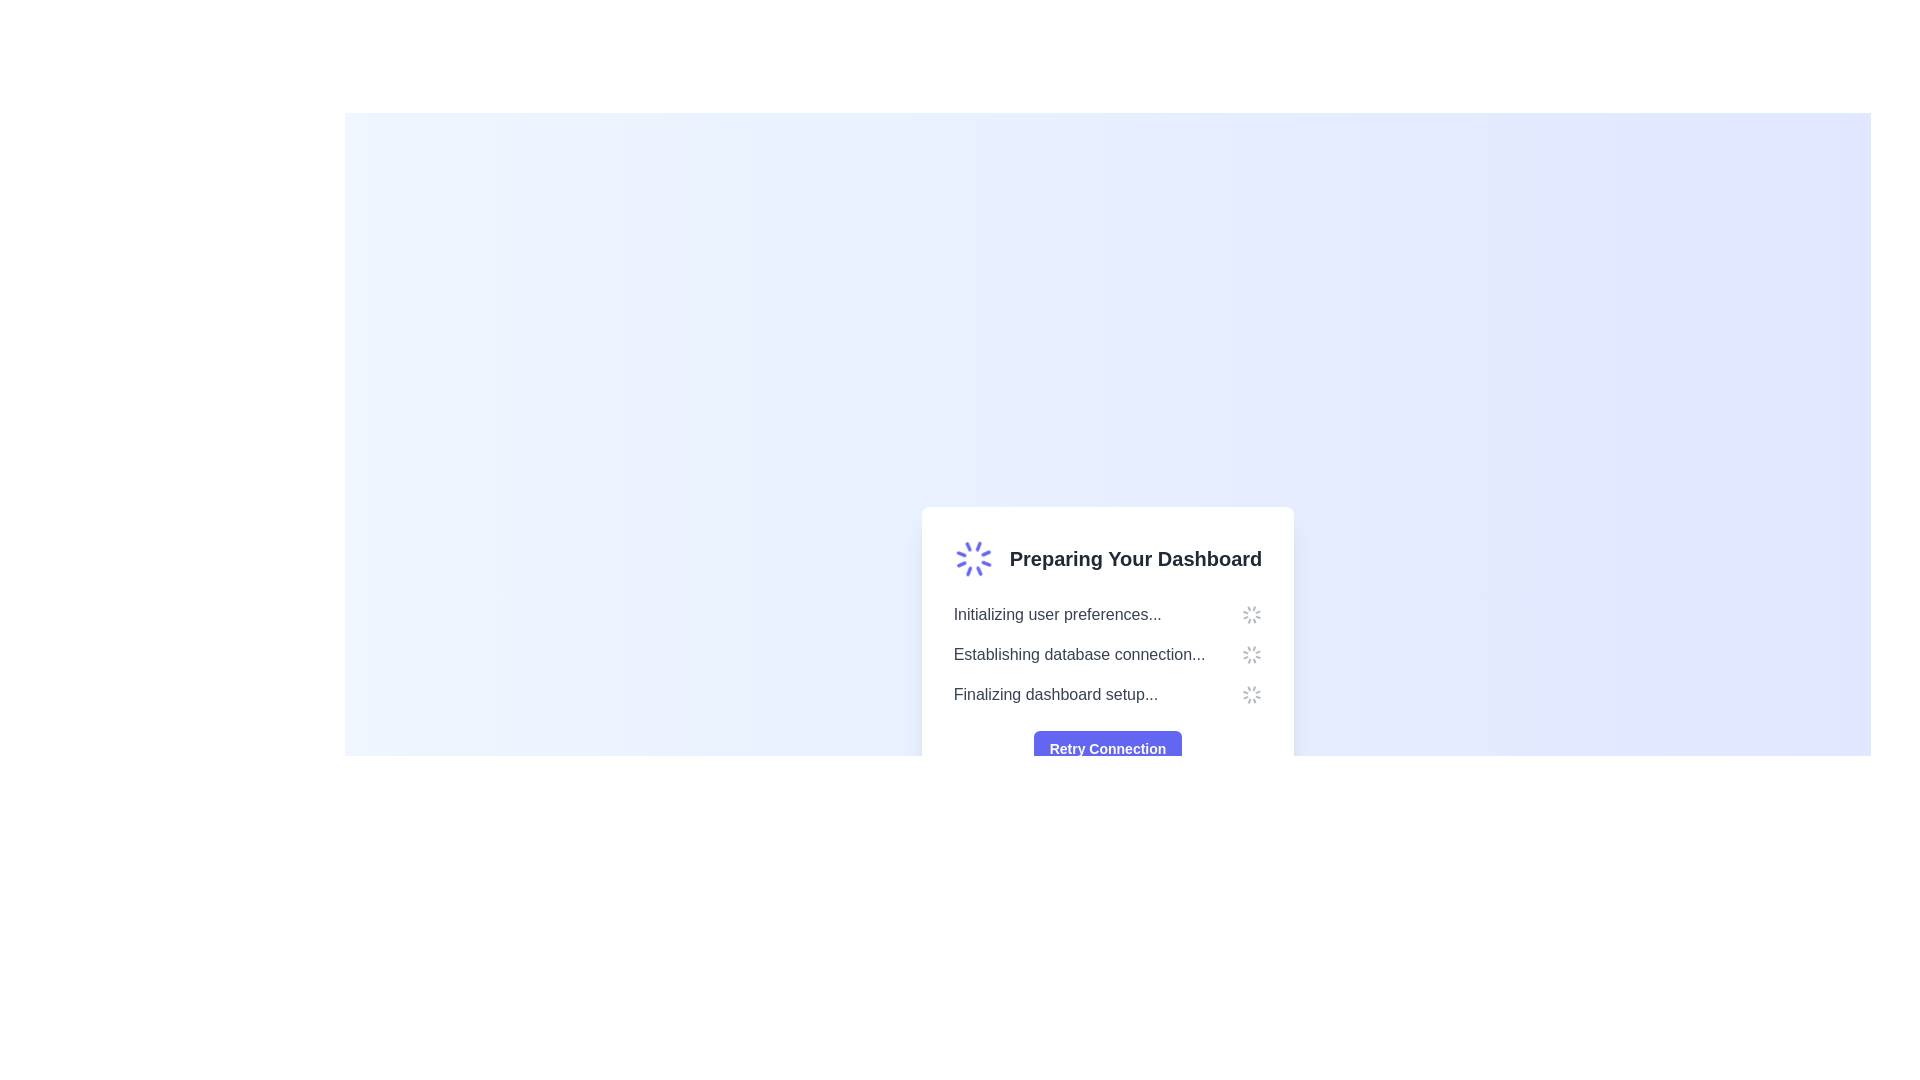 Image resolution: width=1920 pixels, height=1080 pixels. What do you see at coordinates (1078, 655) in the screenshot?
I see `text label displaying 'Establishing database connection...' which is styled in gray font and positioned as the second item in the vertical list of status messages under 'Preparing Your Dashboard'` at bounding box center [1078, 655].